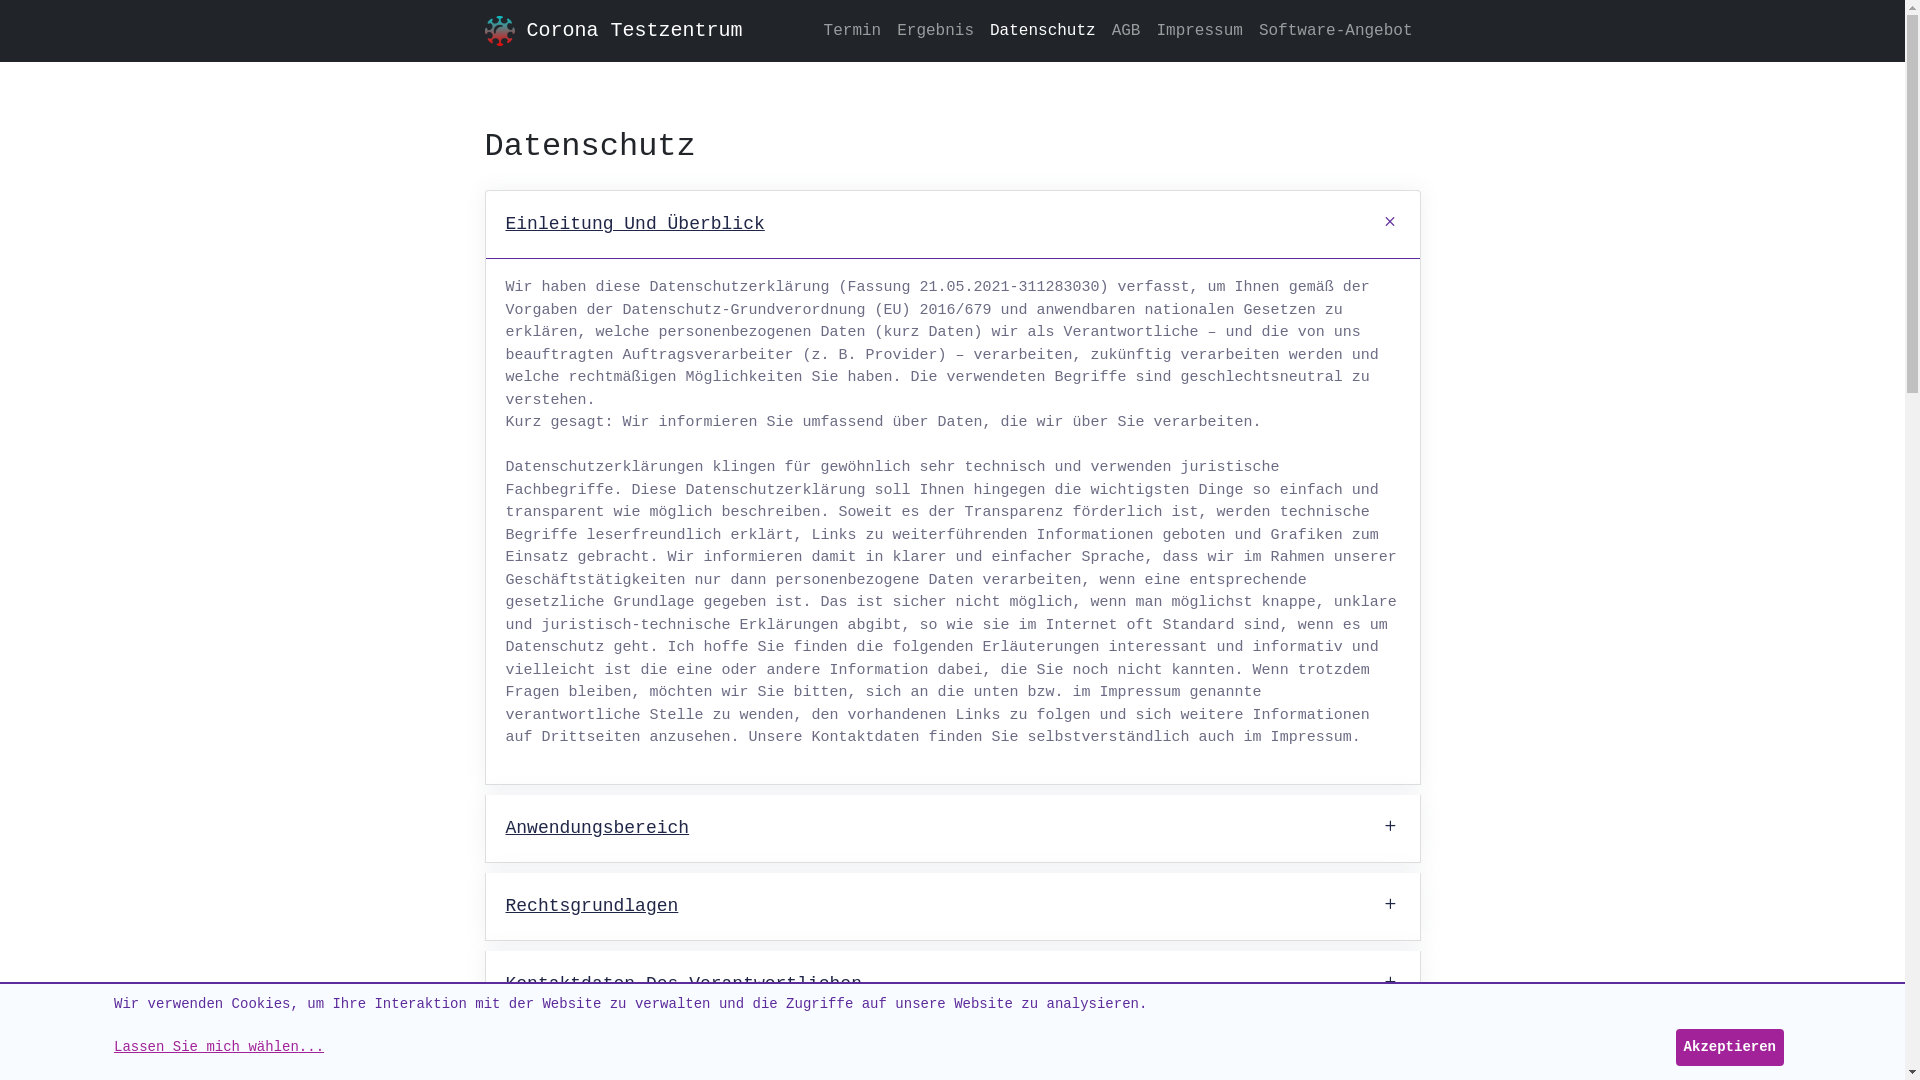 The image size is (1920, 1080). What do you see at coordinates (952, 906) in the screenshot?
I see `'Rechtsgrundlagen'` at bounding box center [952, 906].